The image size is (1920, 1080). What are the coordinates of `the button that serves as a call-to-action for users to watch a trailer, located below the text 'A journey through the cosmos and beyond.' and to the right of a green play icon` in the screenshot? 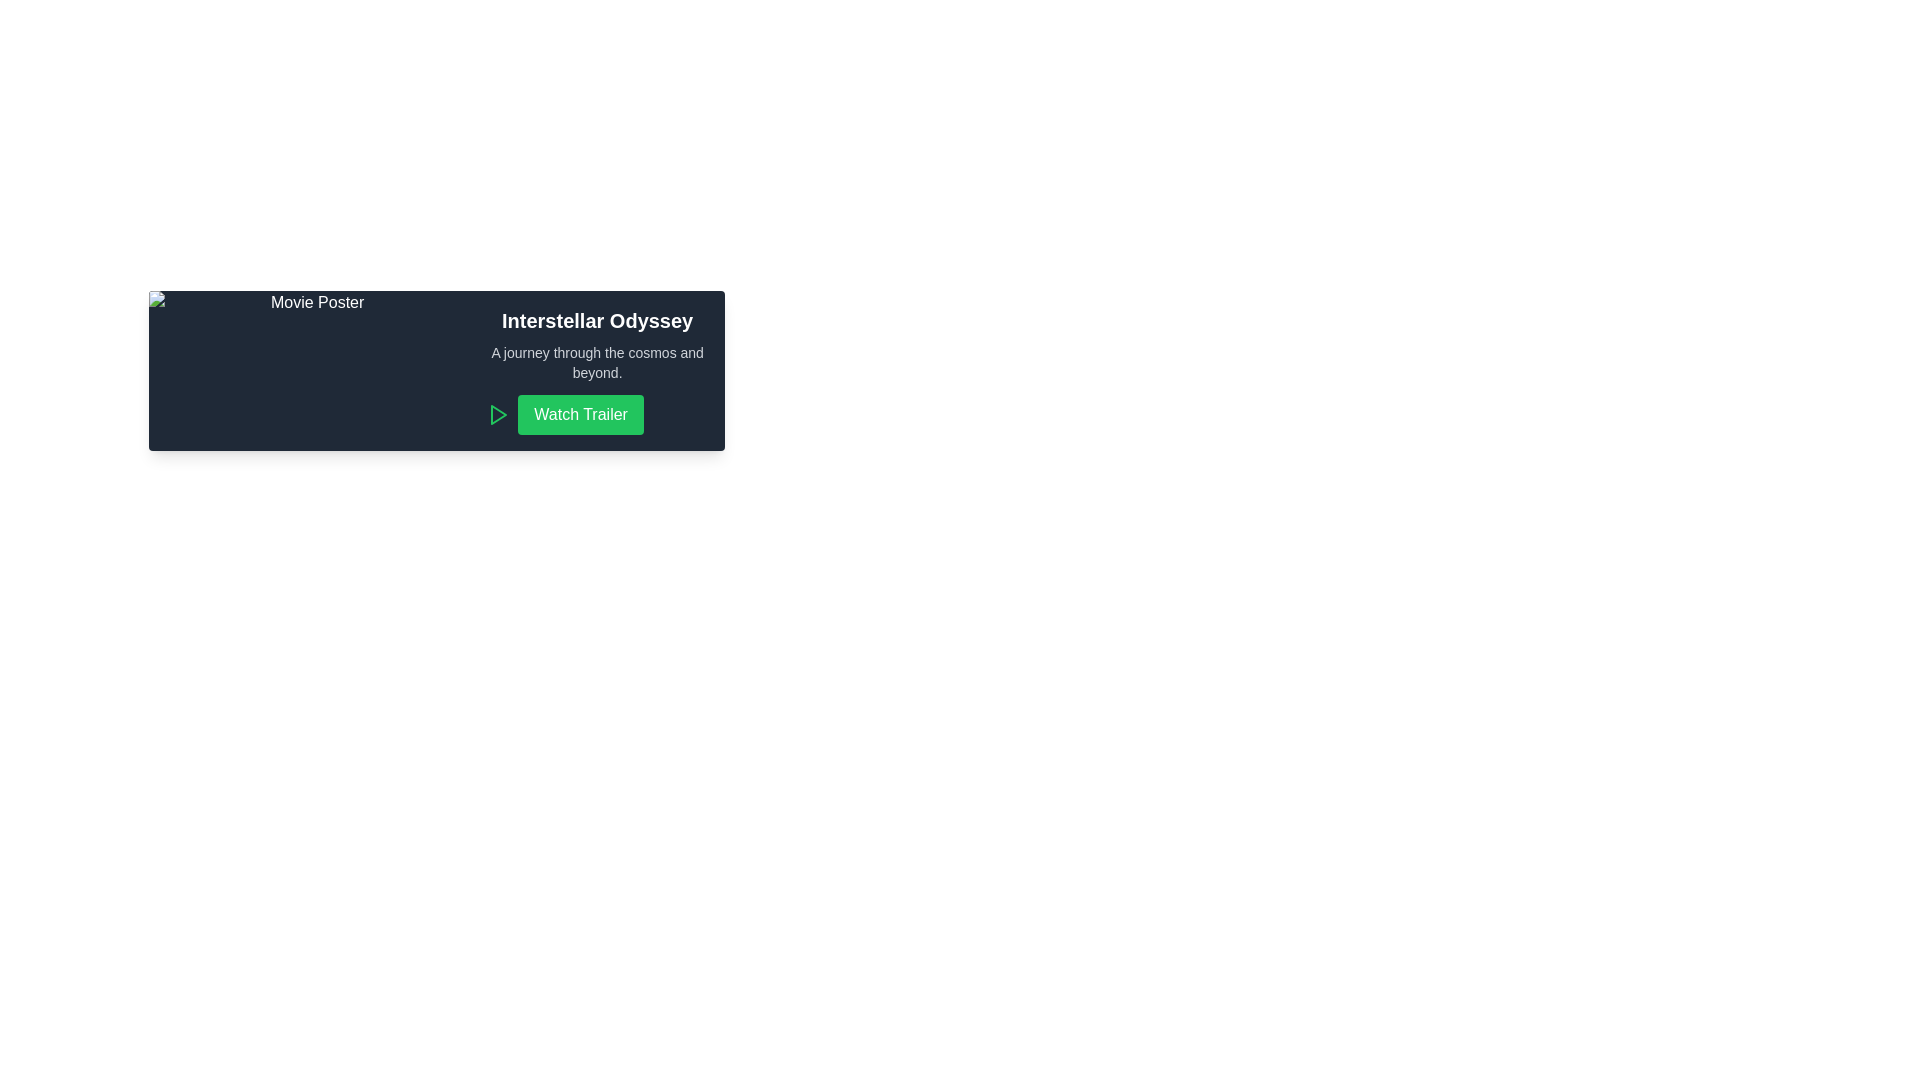 It's located at (596, 414).